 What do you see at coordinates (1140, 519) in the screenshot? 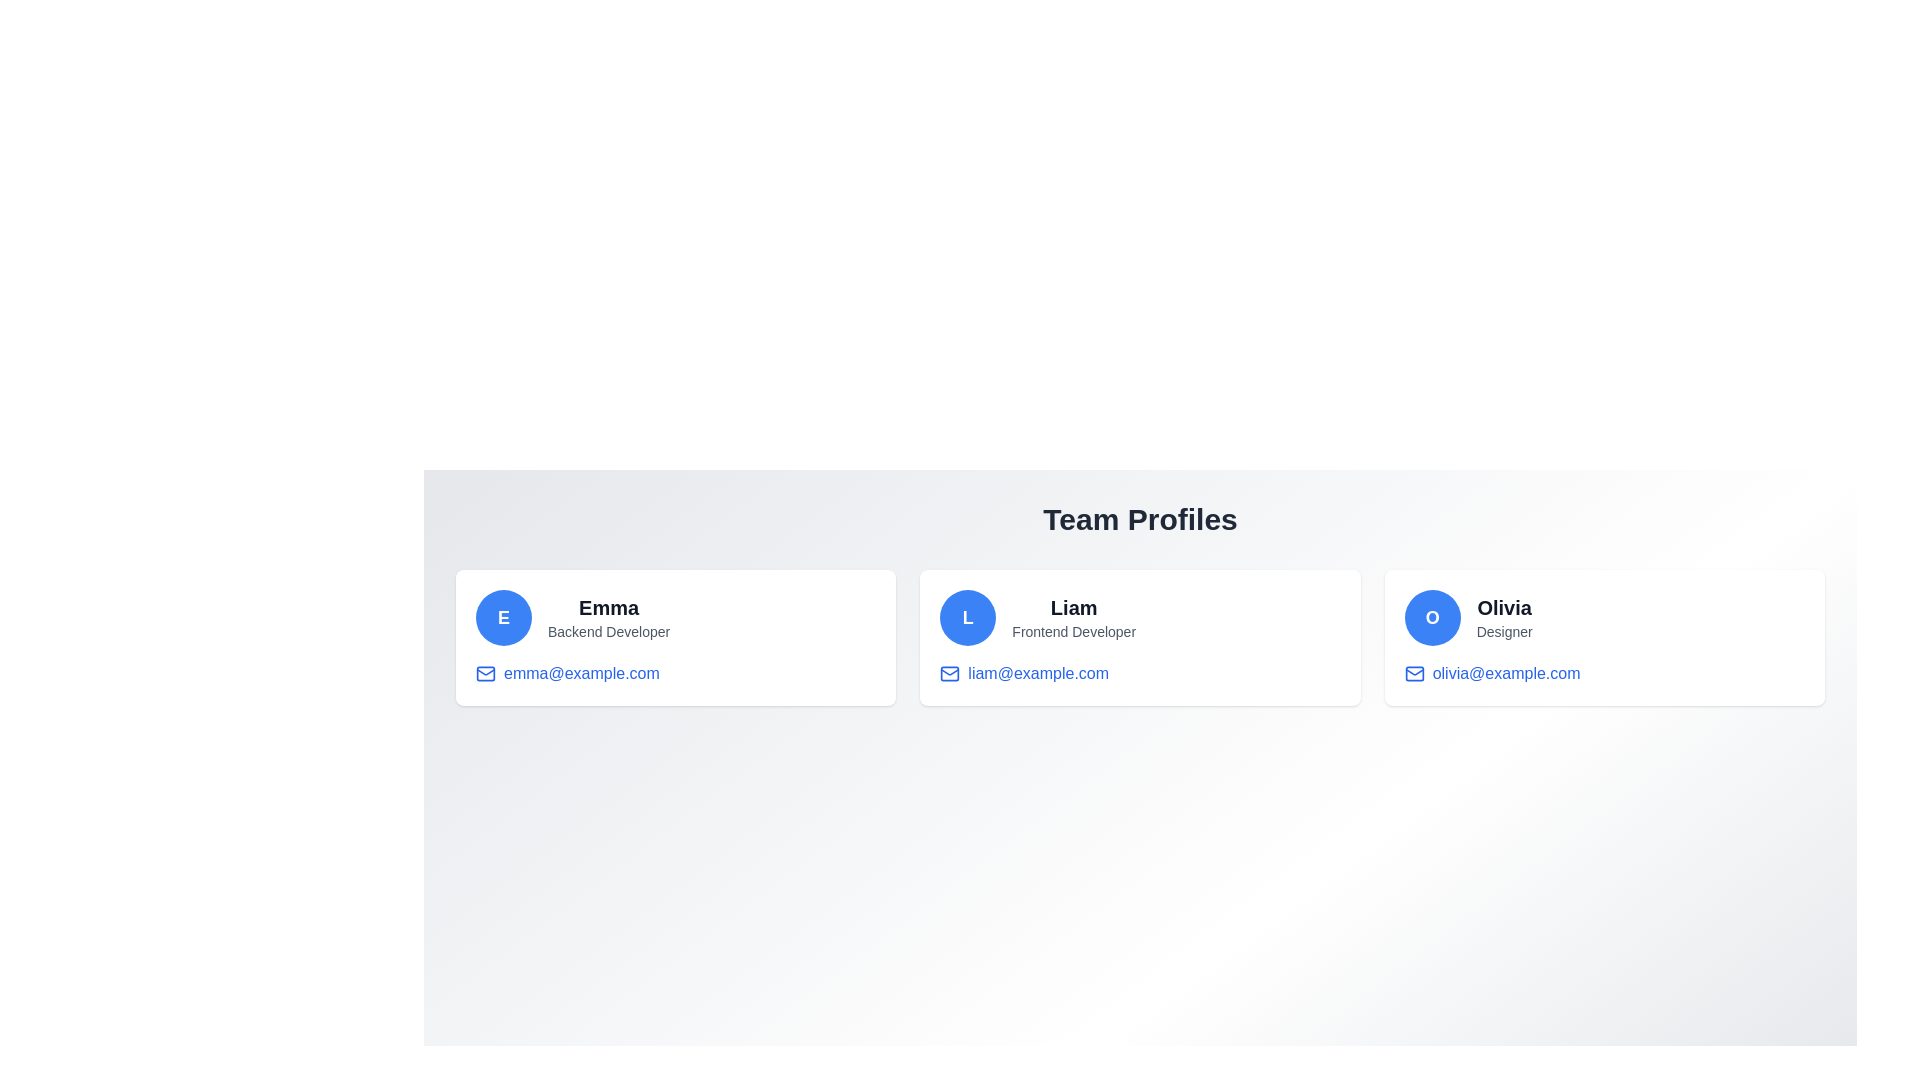
I see `the Text Header, which serves as the title for the team members' profiles` at bounding box center [1140, 519].